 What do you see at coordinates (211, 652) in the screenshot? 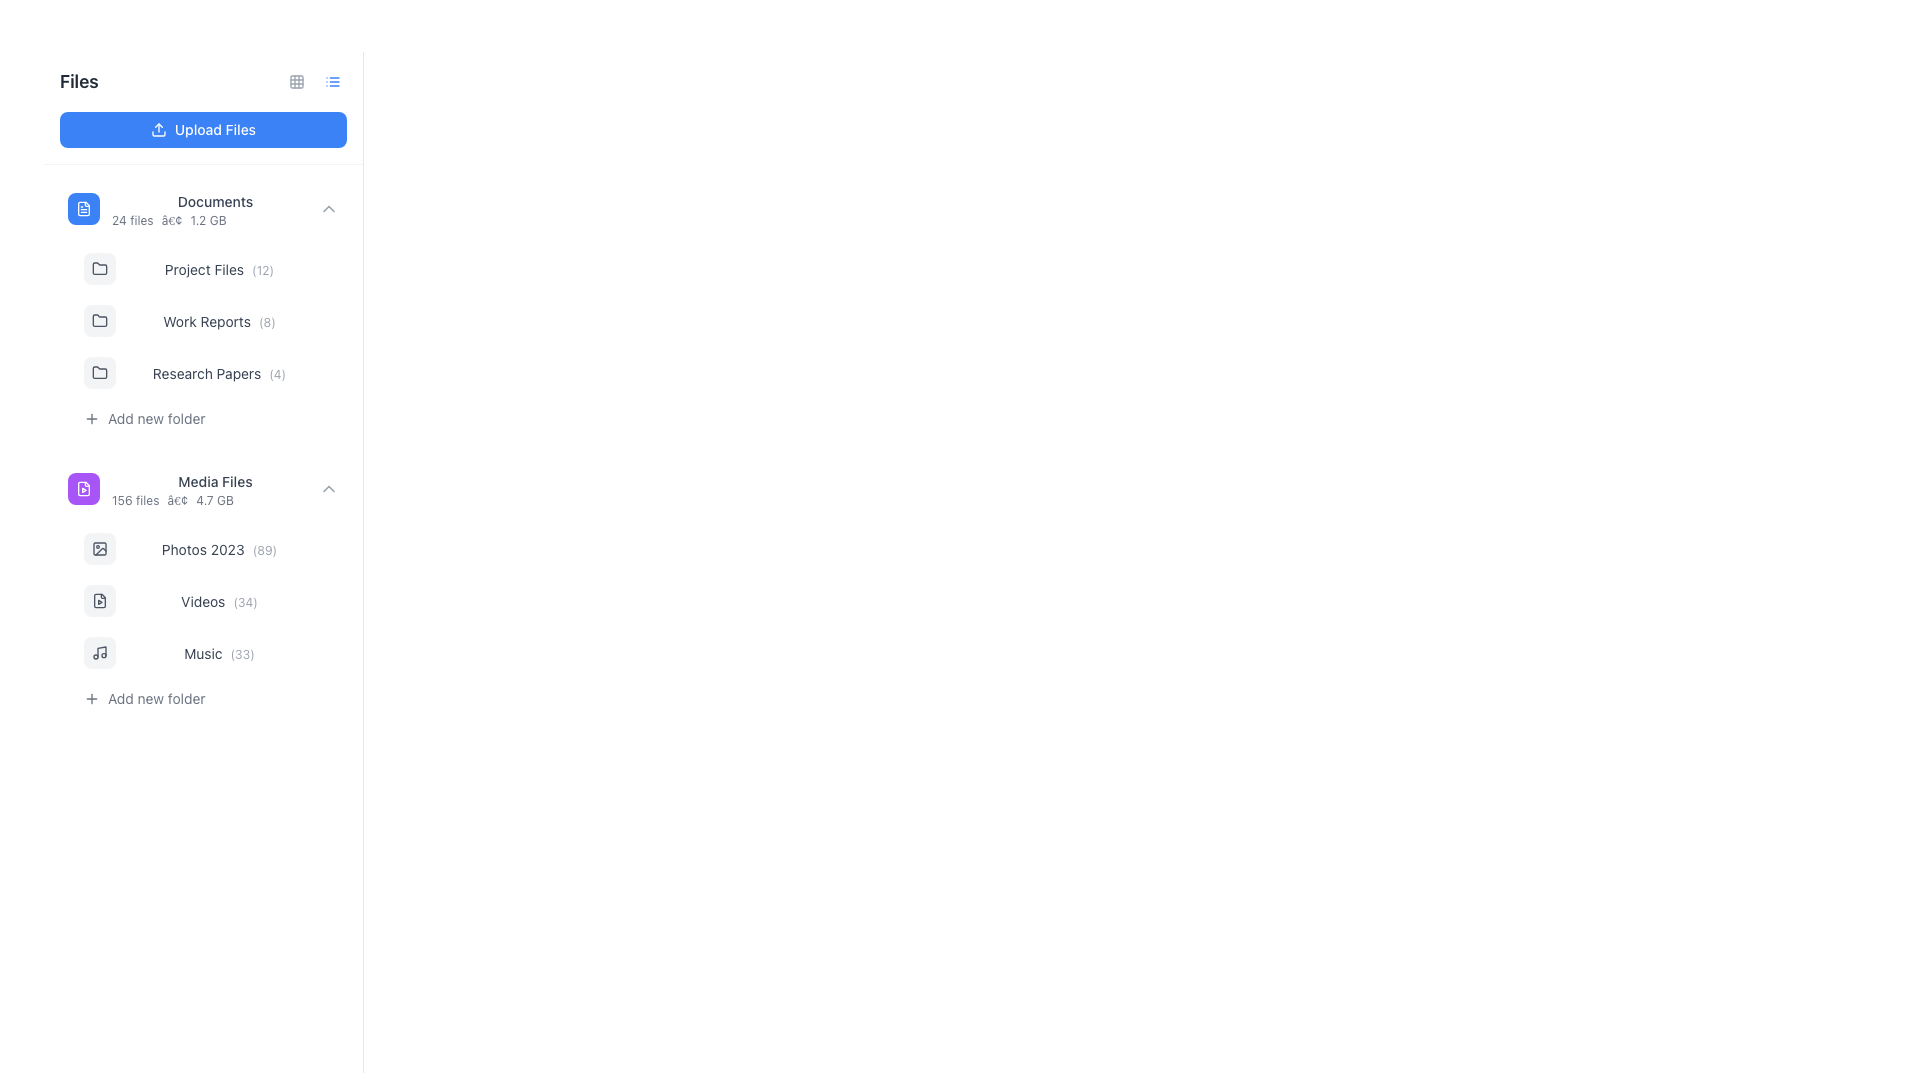
I see `the list item labeled 'Music(33)' in the navigation panel` at bounding box center [211, 652].